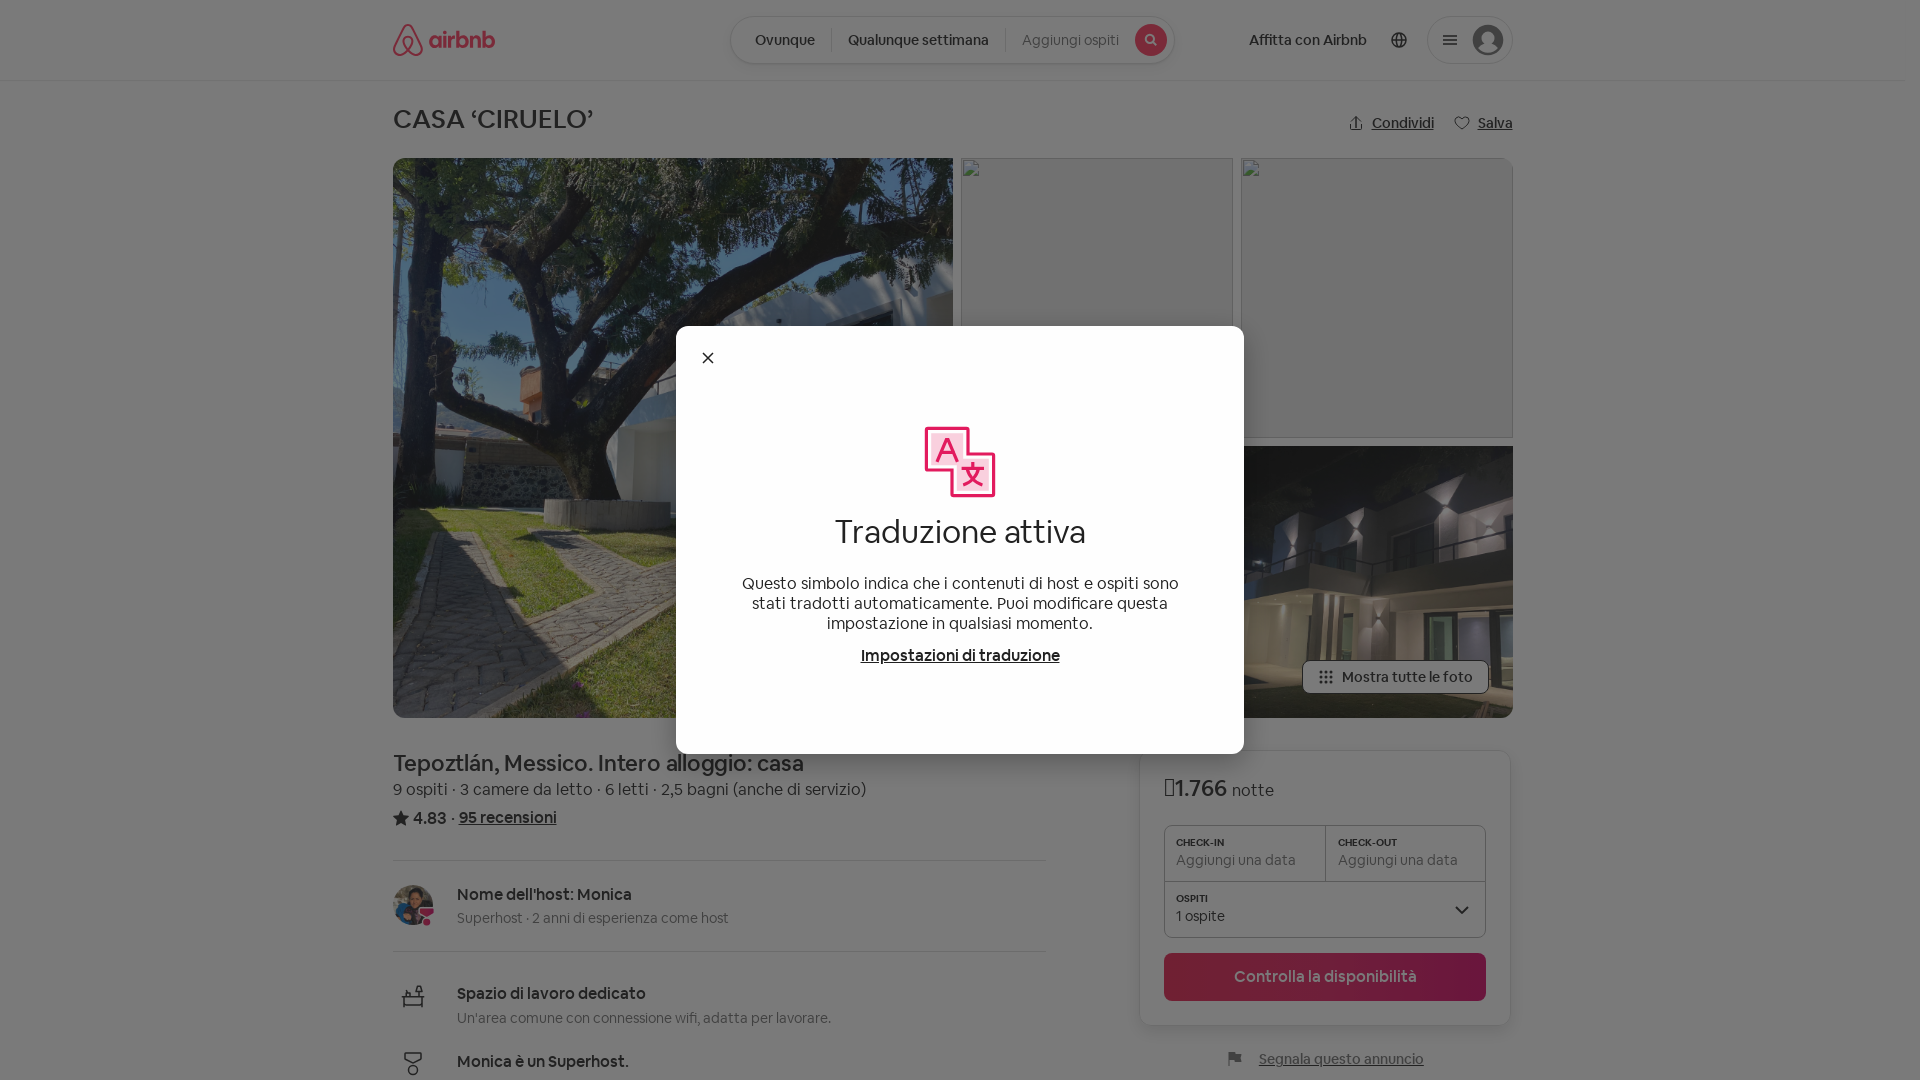 The height and width of the screenshot is (1080, 1920). What do you see at coordinates (917, 39) in the screenshot?
I see `'Check-in/check-out` at bounding box center [917, 39].